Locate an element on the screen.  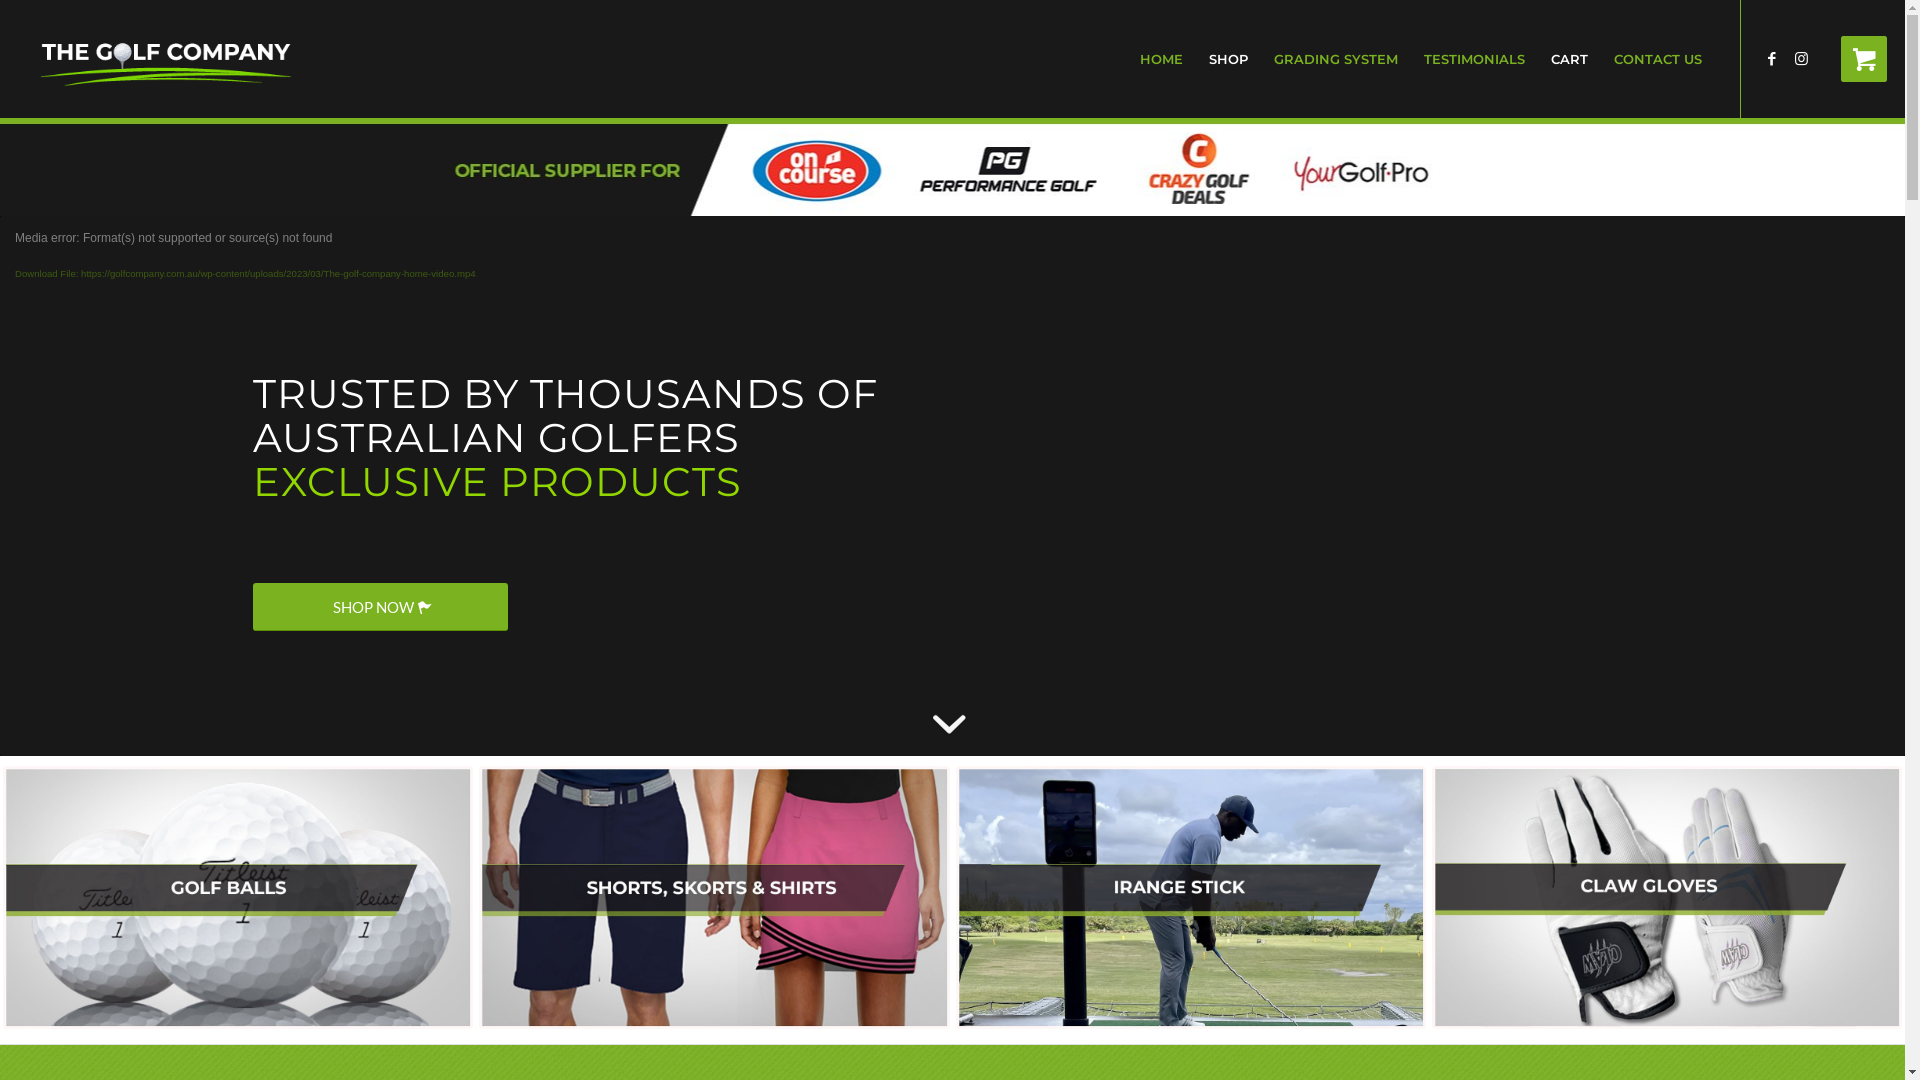
'Logo-The-Golf-Company-340' is located at coordinates (166, 57).